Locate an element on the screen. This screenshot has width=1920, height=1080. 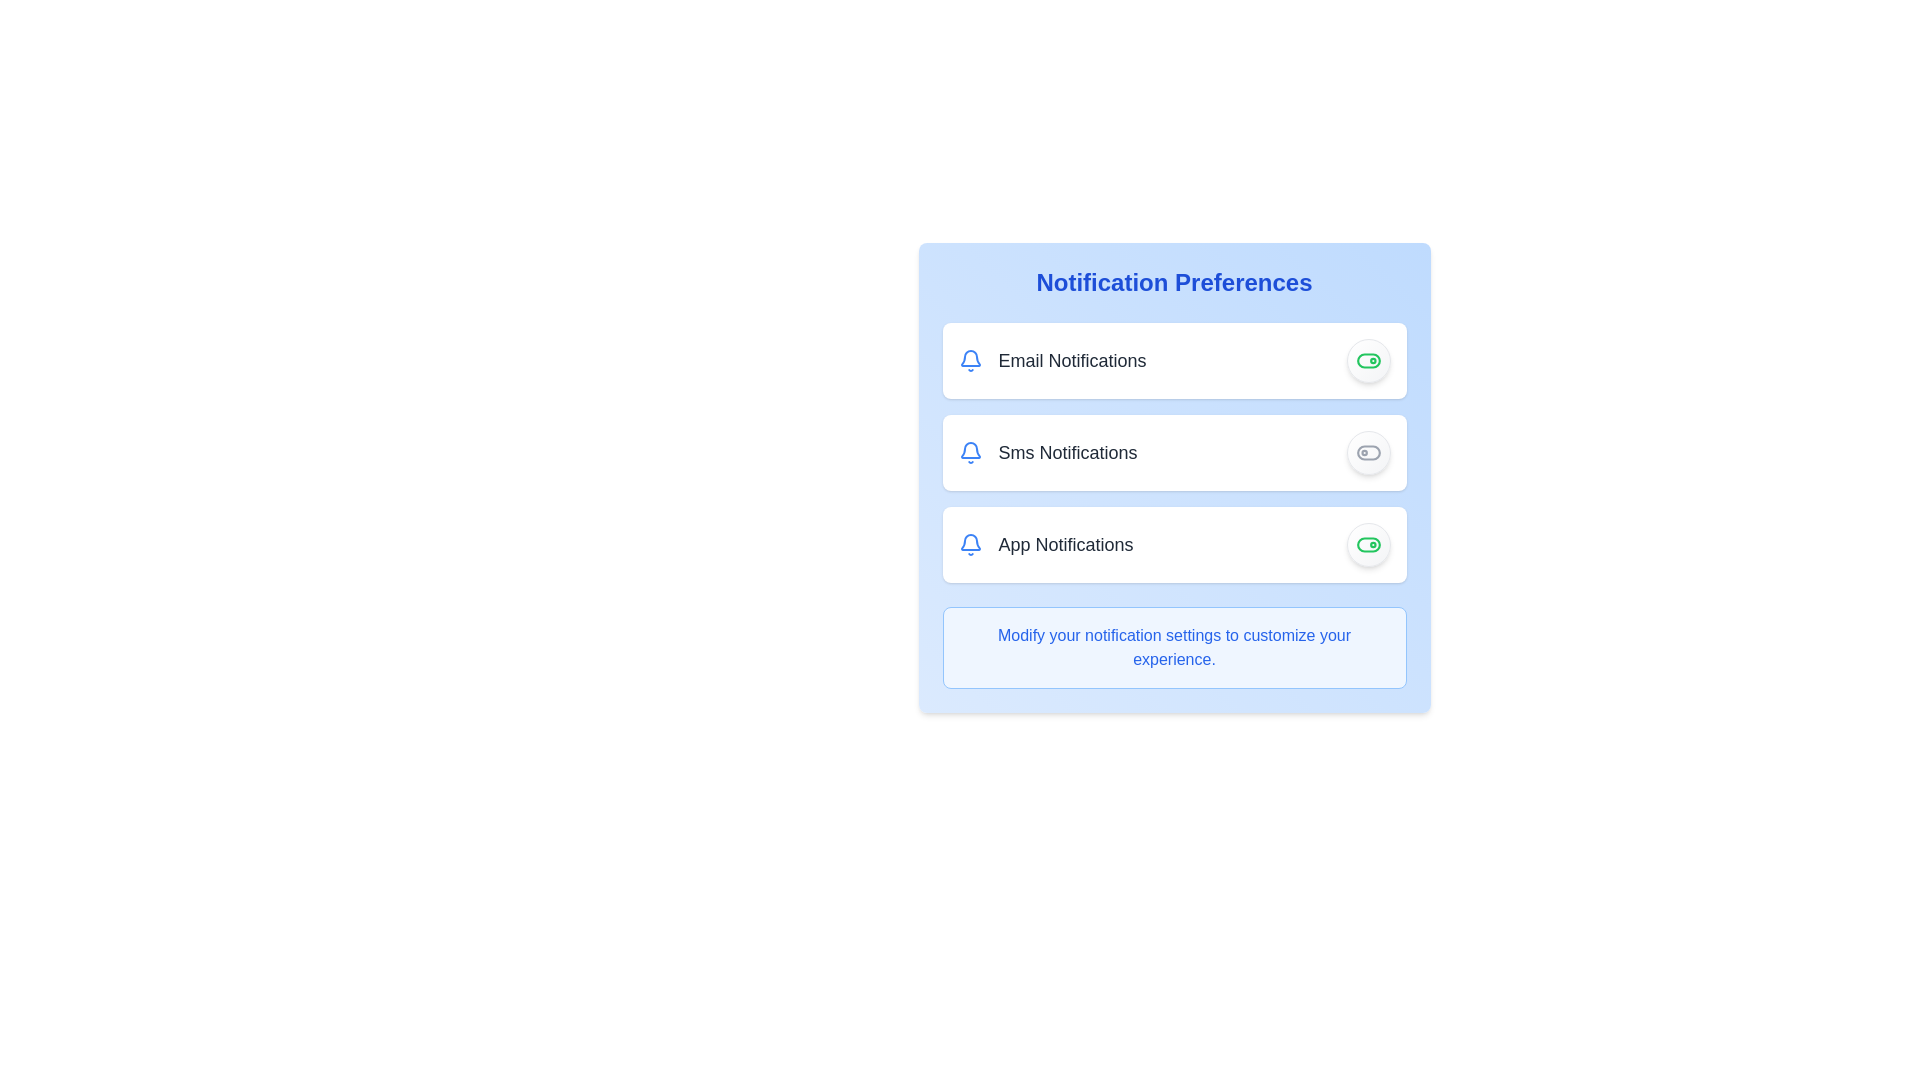
the toggle switch to change the state of the 'App Notifications' option in the notification preferences interface is located at coordinates (1367, 544).